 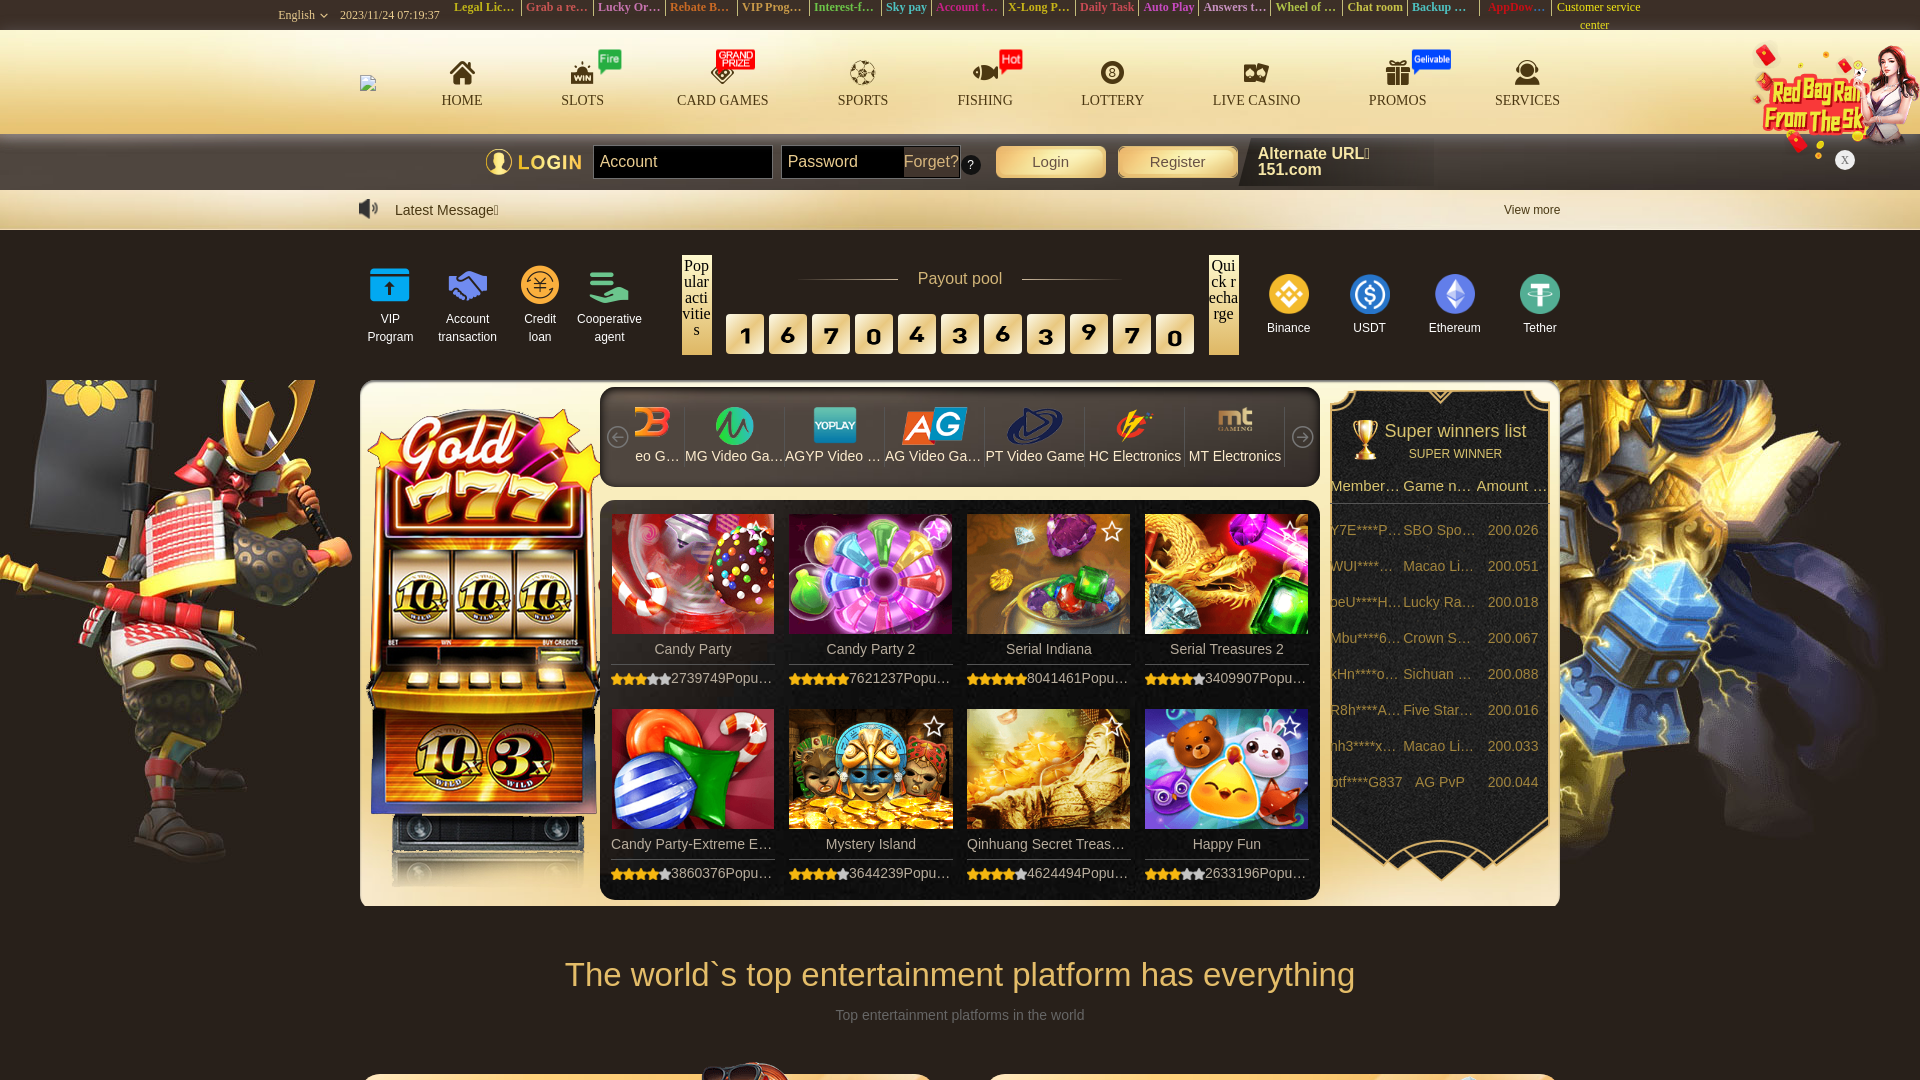 I want to click on 'CARD GAMES', so click(x=721, y=81).